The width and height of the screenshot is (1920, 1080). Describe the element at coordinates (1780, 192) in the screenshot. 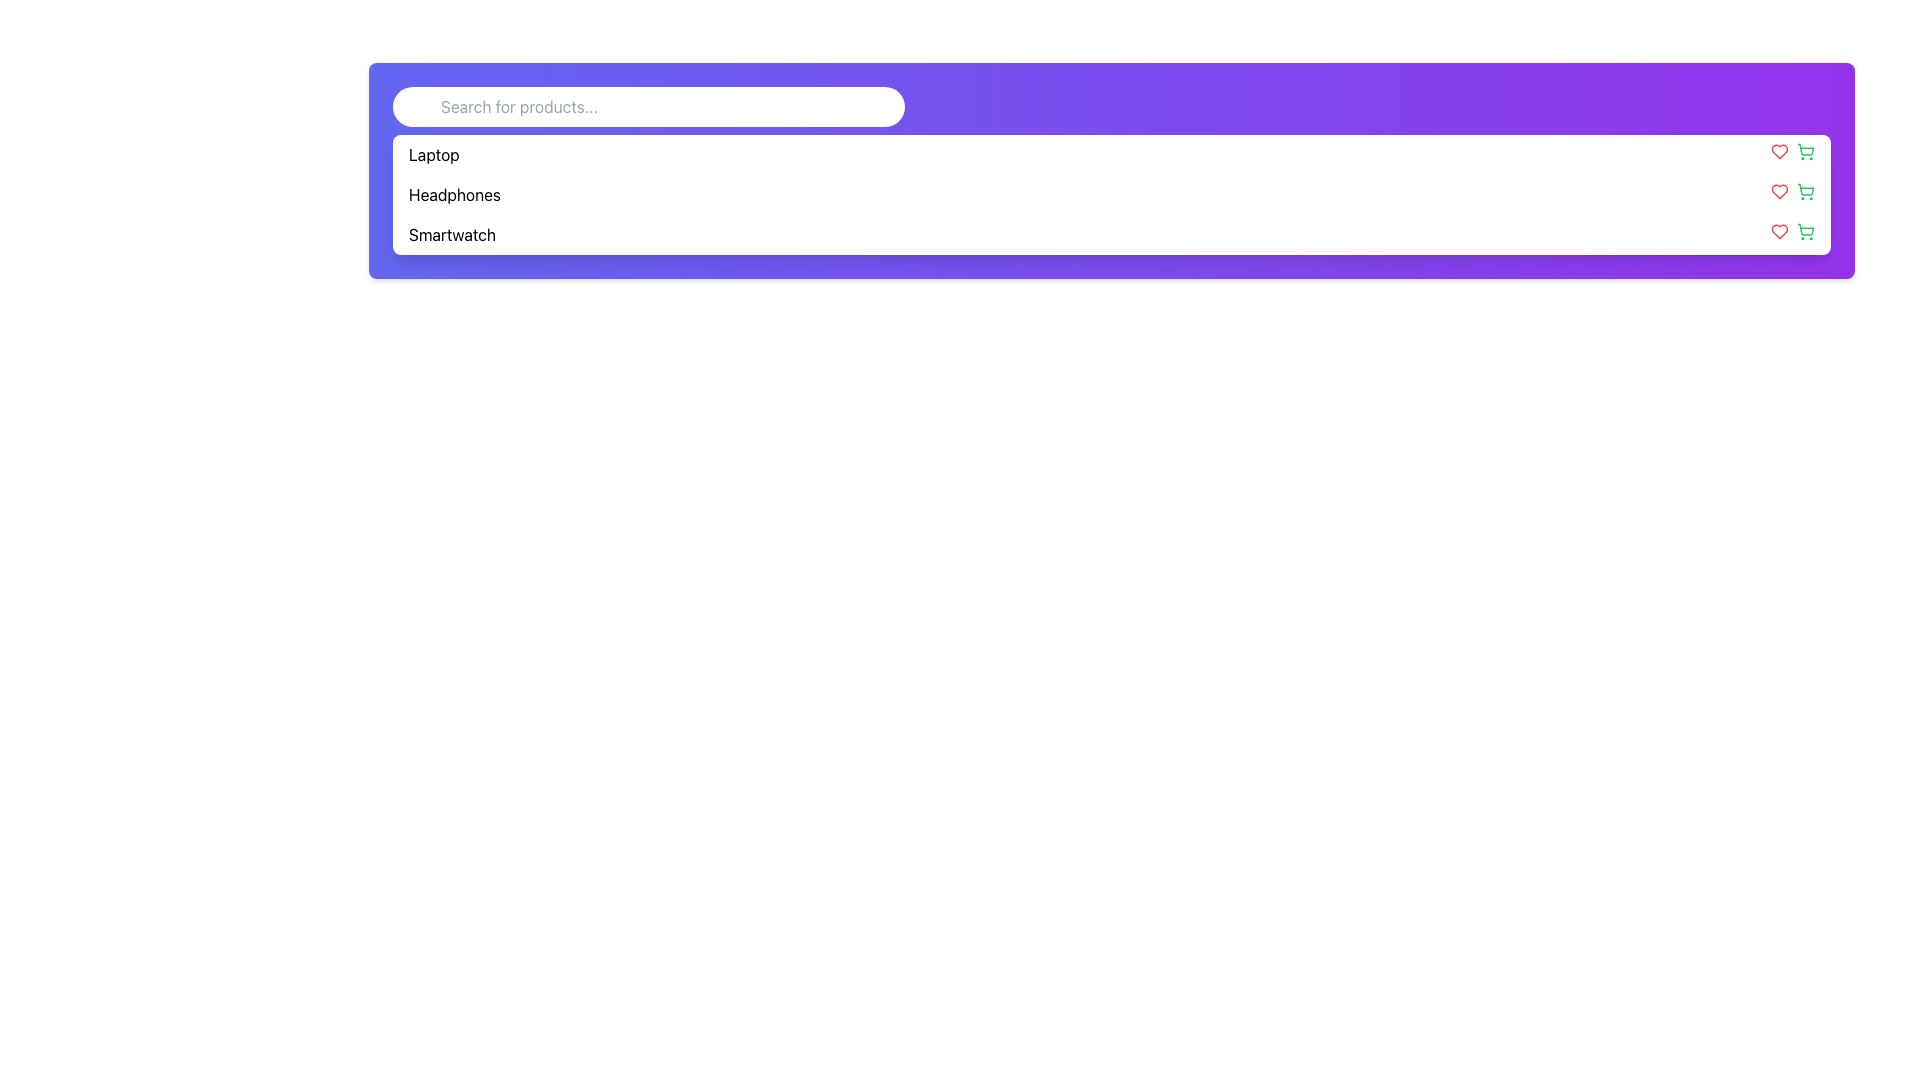

I see `the heart-shaped icon` at that location.